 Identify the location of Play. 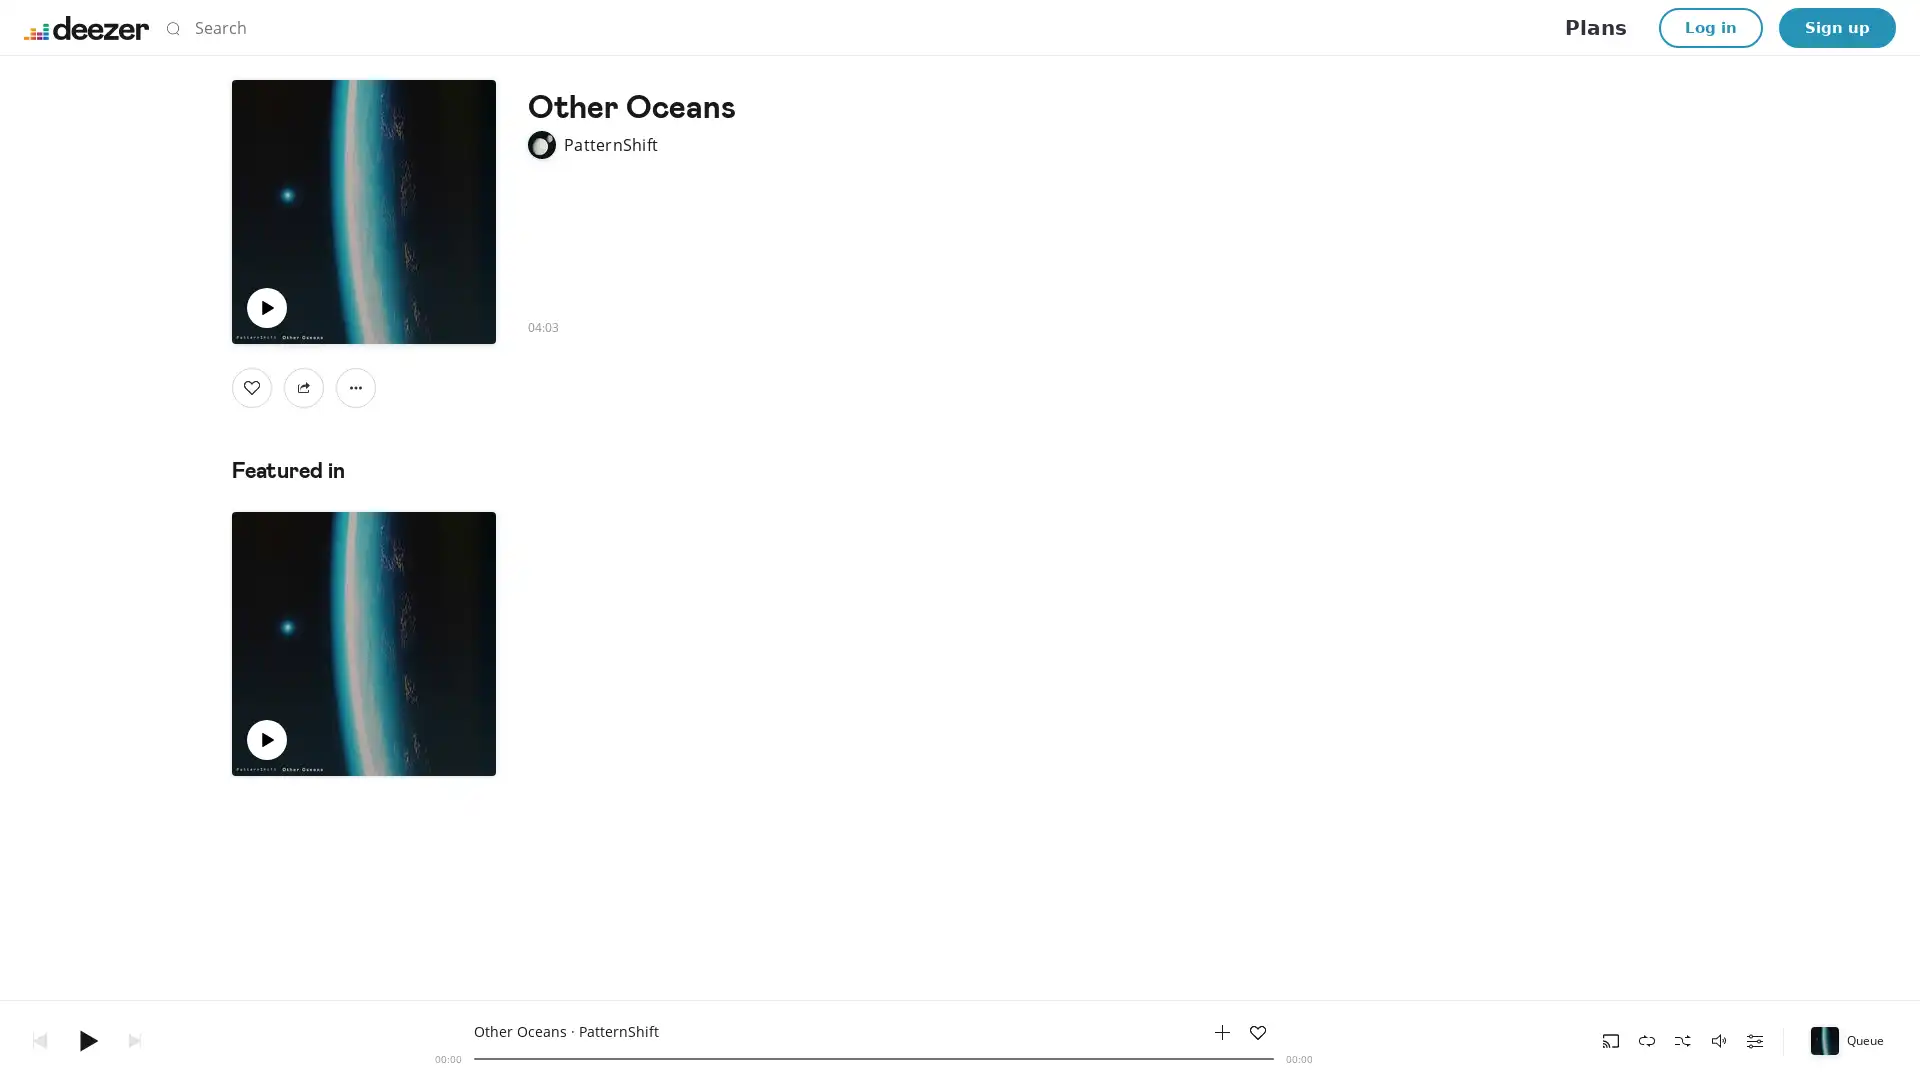
(266, 740).